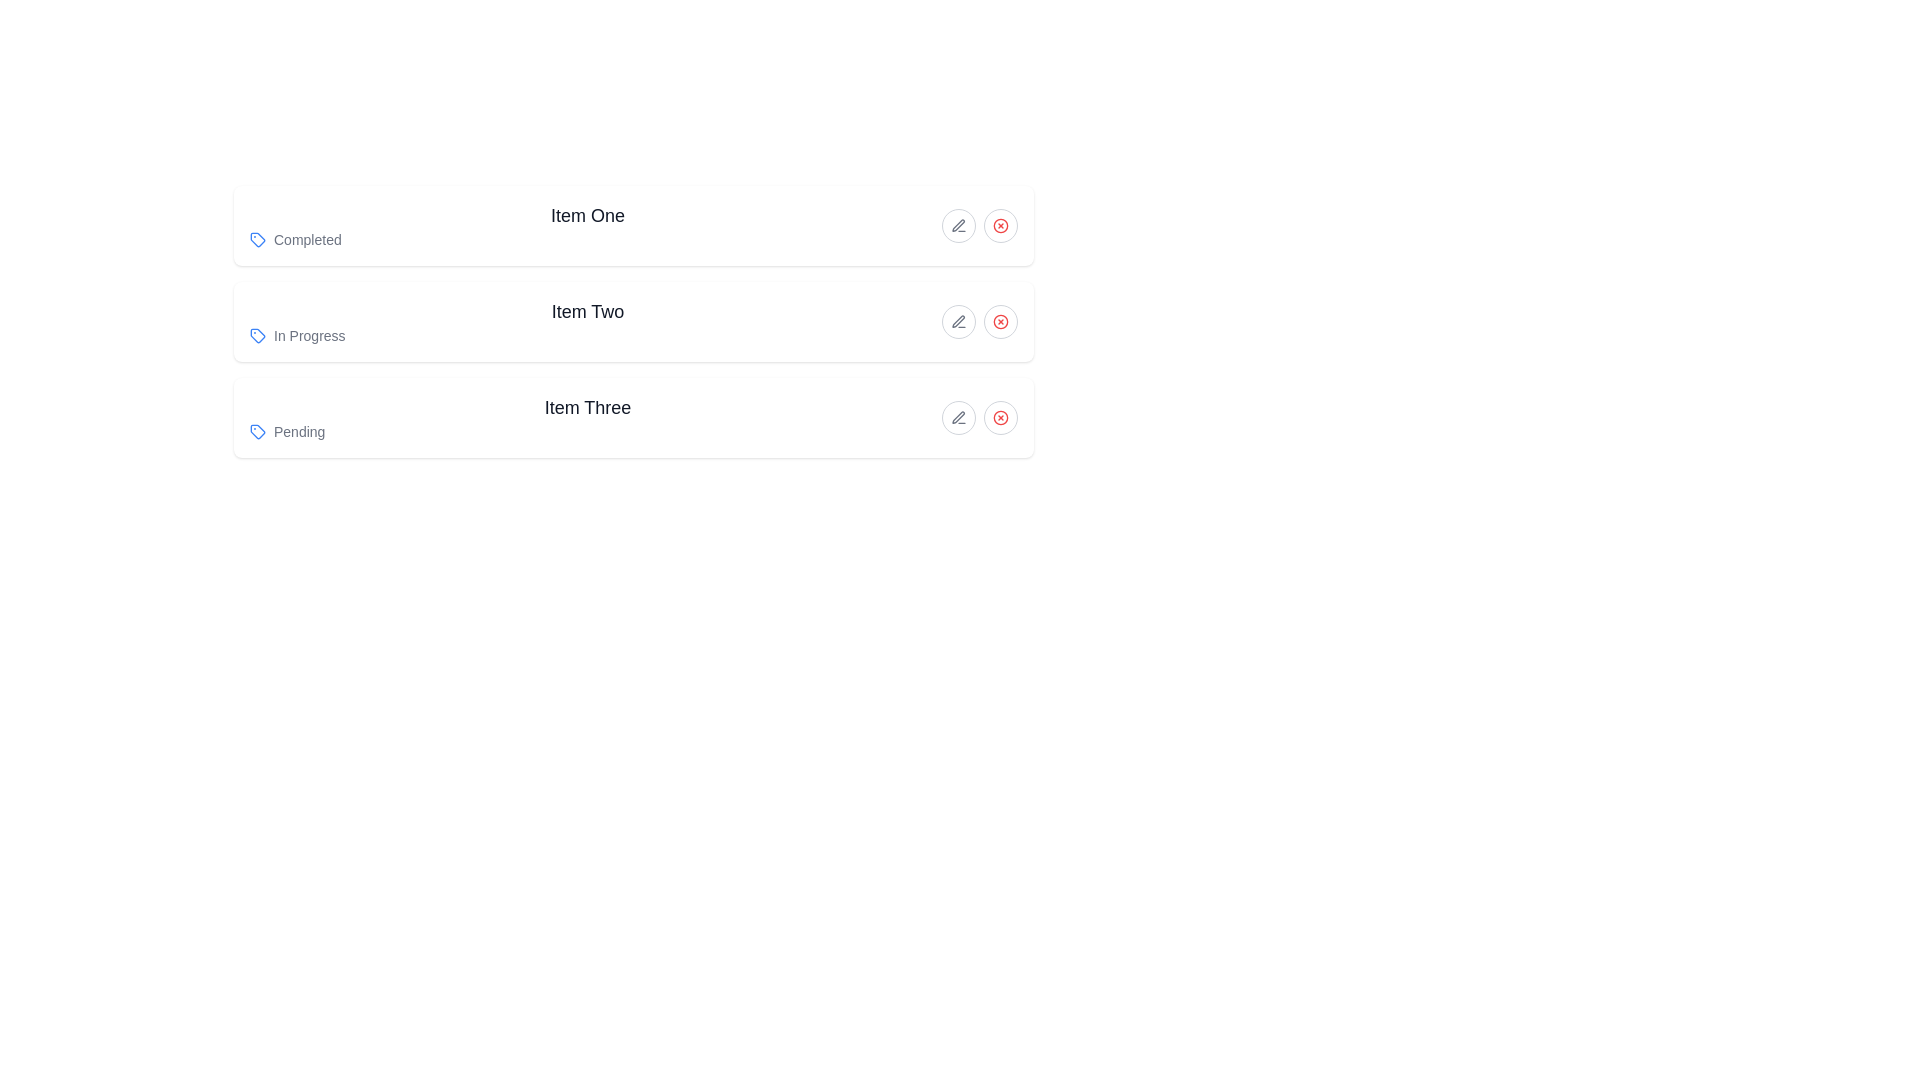 This screenshot has height=1080, width=1920. I want to click on the text label that reads 'Item One', which is styled with a larger font size and bold weight, appearing in black color against a plain white background, located at the top of a vertical list, so click(587, 216).